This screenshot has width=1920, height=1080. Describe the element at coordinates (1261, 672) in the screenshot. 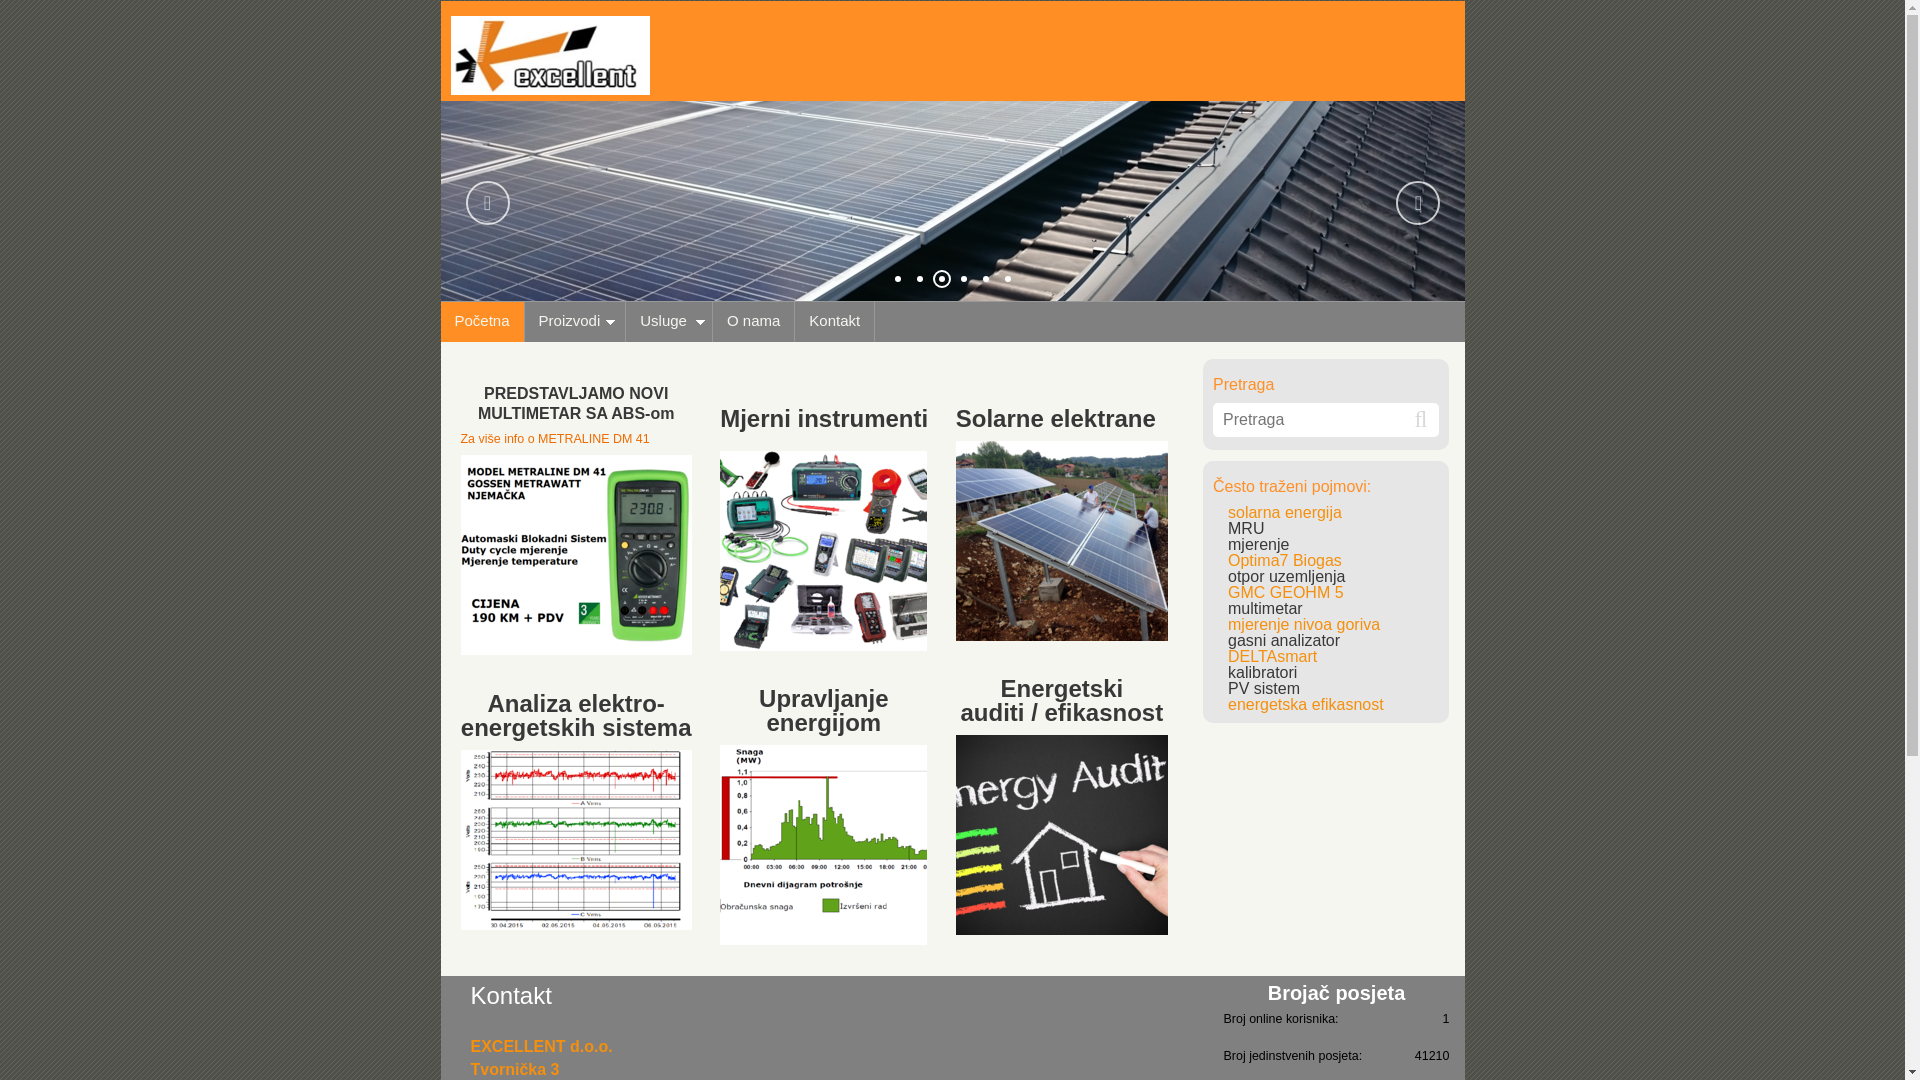

I see `'kalibratori'` at that location.